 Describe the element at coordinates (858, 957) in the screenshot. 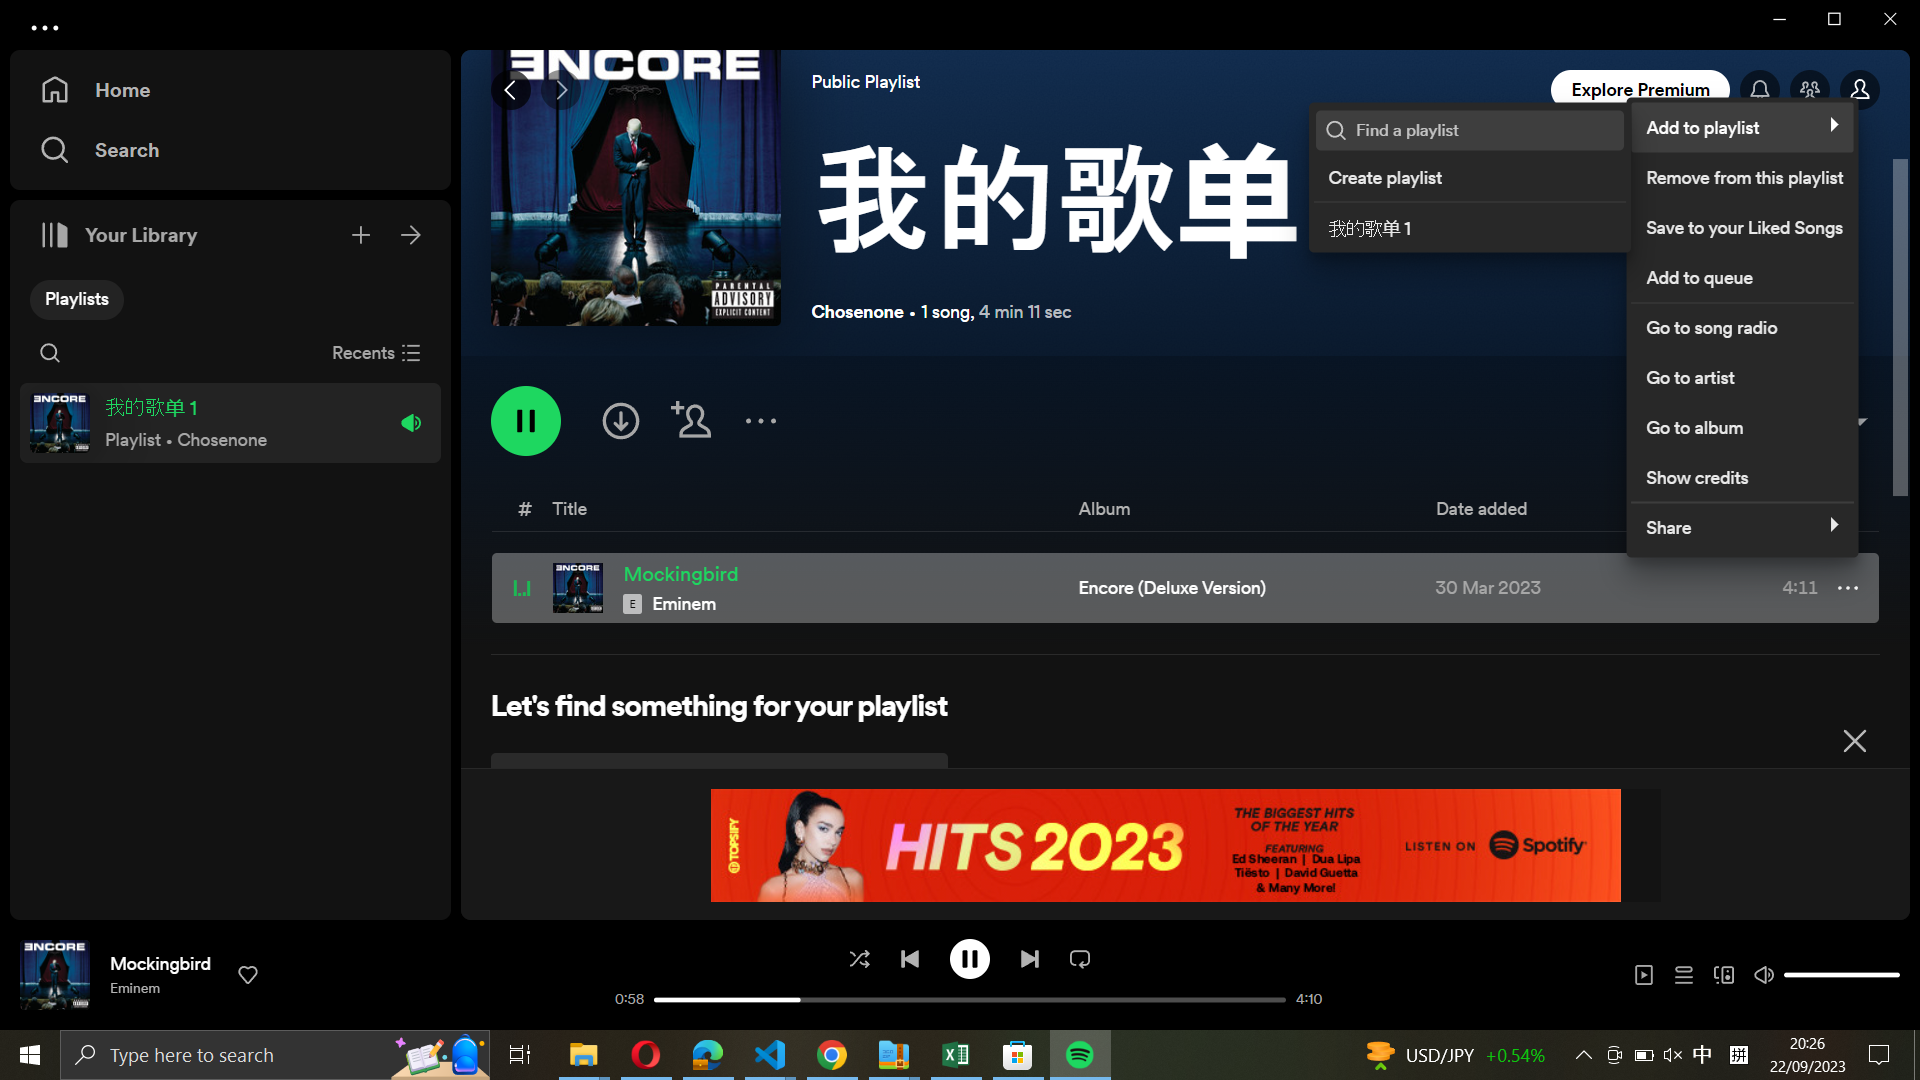

I see `Engage shuffle feature for music list` at that location.